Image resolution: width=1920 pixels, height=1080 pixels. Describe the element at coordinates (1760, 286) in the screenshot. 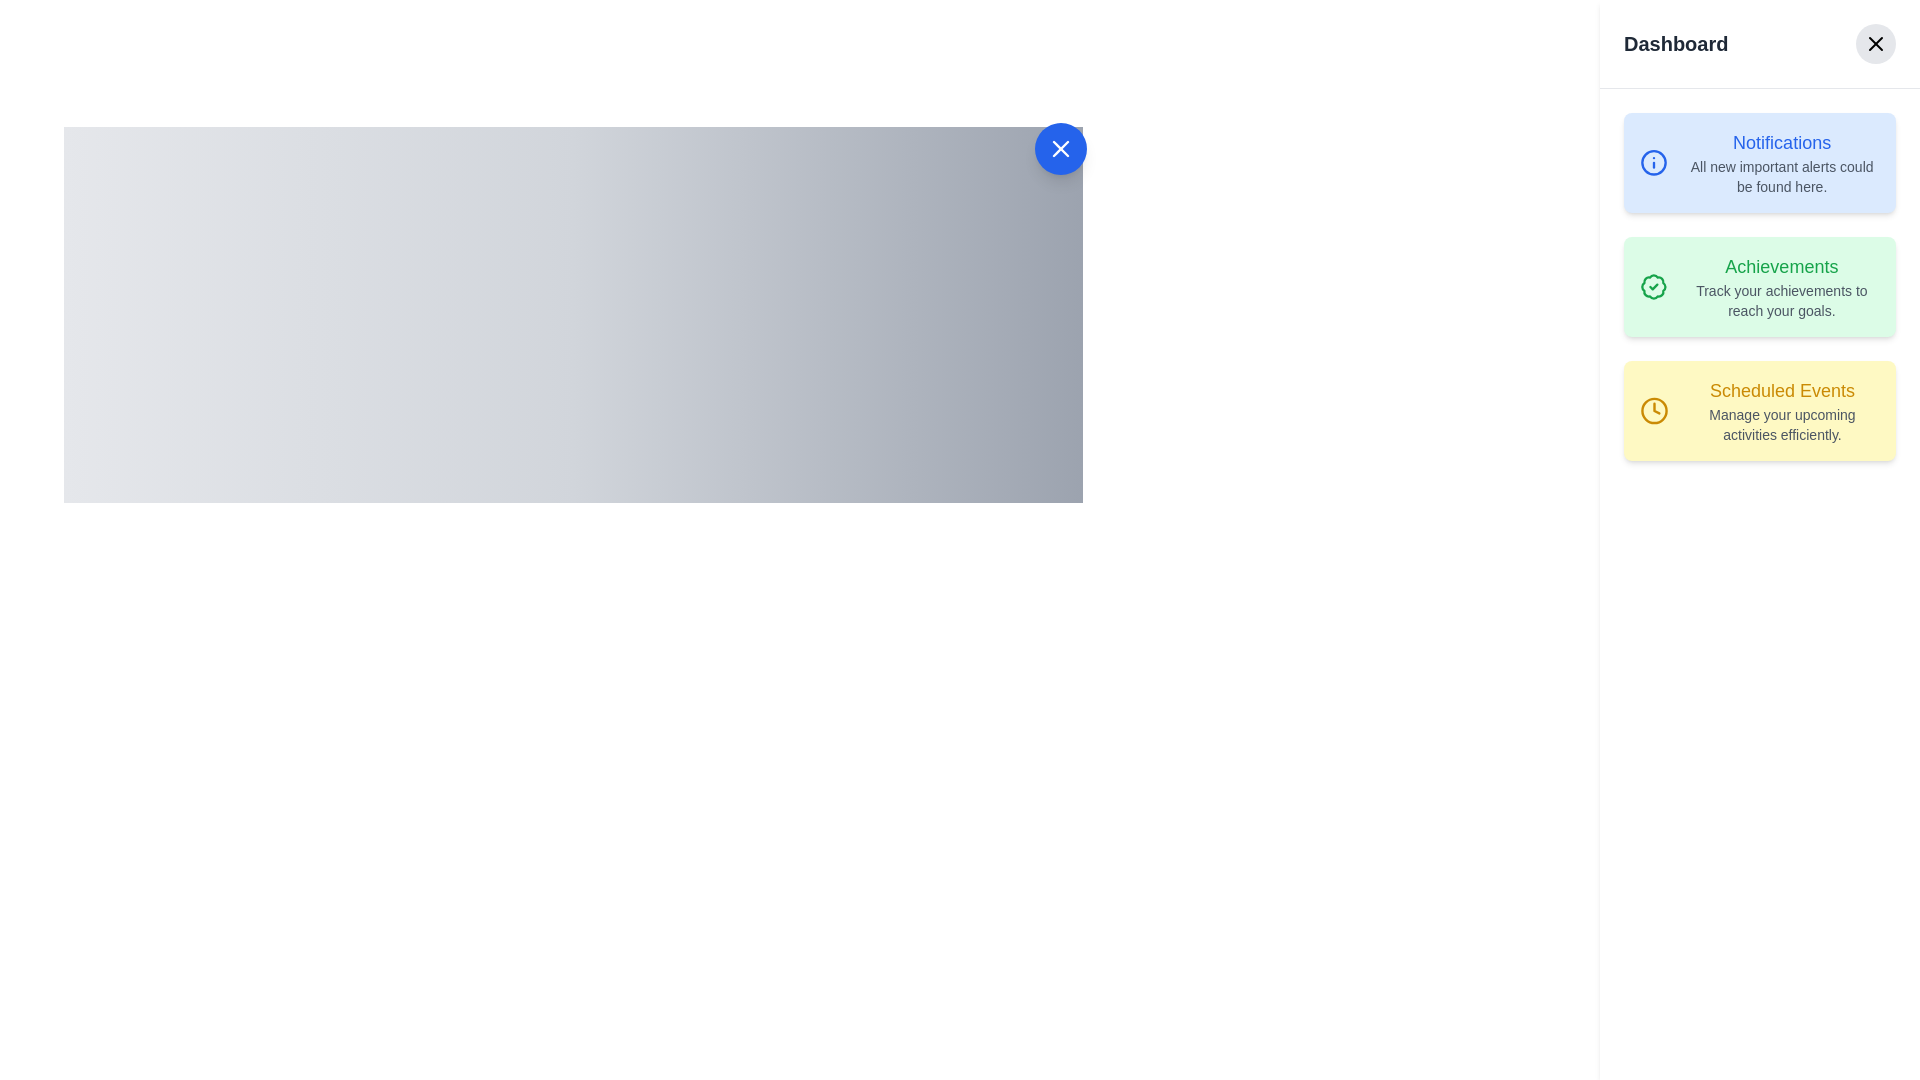

I see `the 'Achievements' Informational Card element, which is a green rectangular card with rounded corners located in the sidebar panel, positioned beneath the 'Notifications' card` at that location.